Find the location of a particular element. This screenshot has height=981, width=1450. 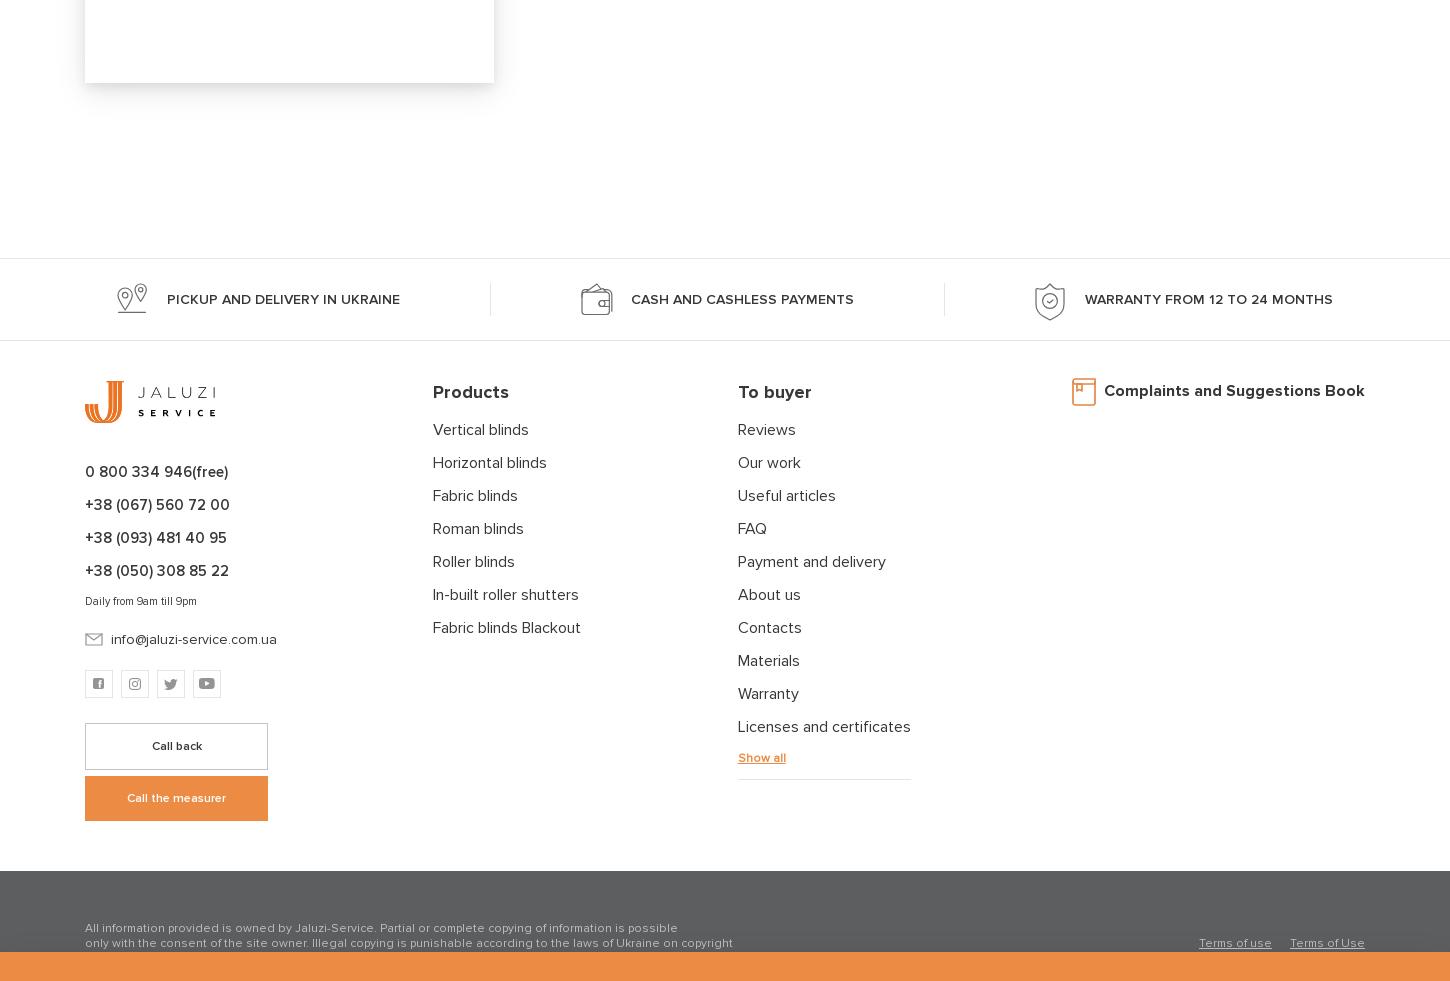

'About us' is located at coordinates (768, 594).